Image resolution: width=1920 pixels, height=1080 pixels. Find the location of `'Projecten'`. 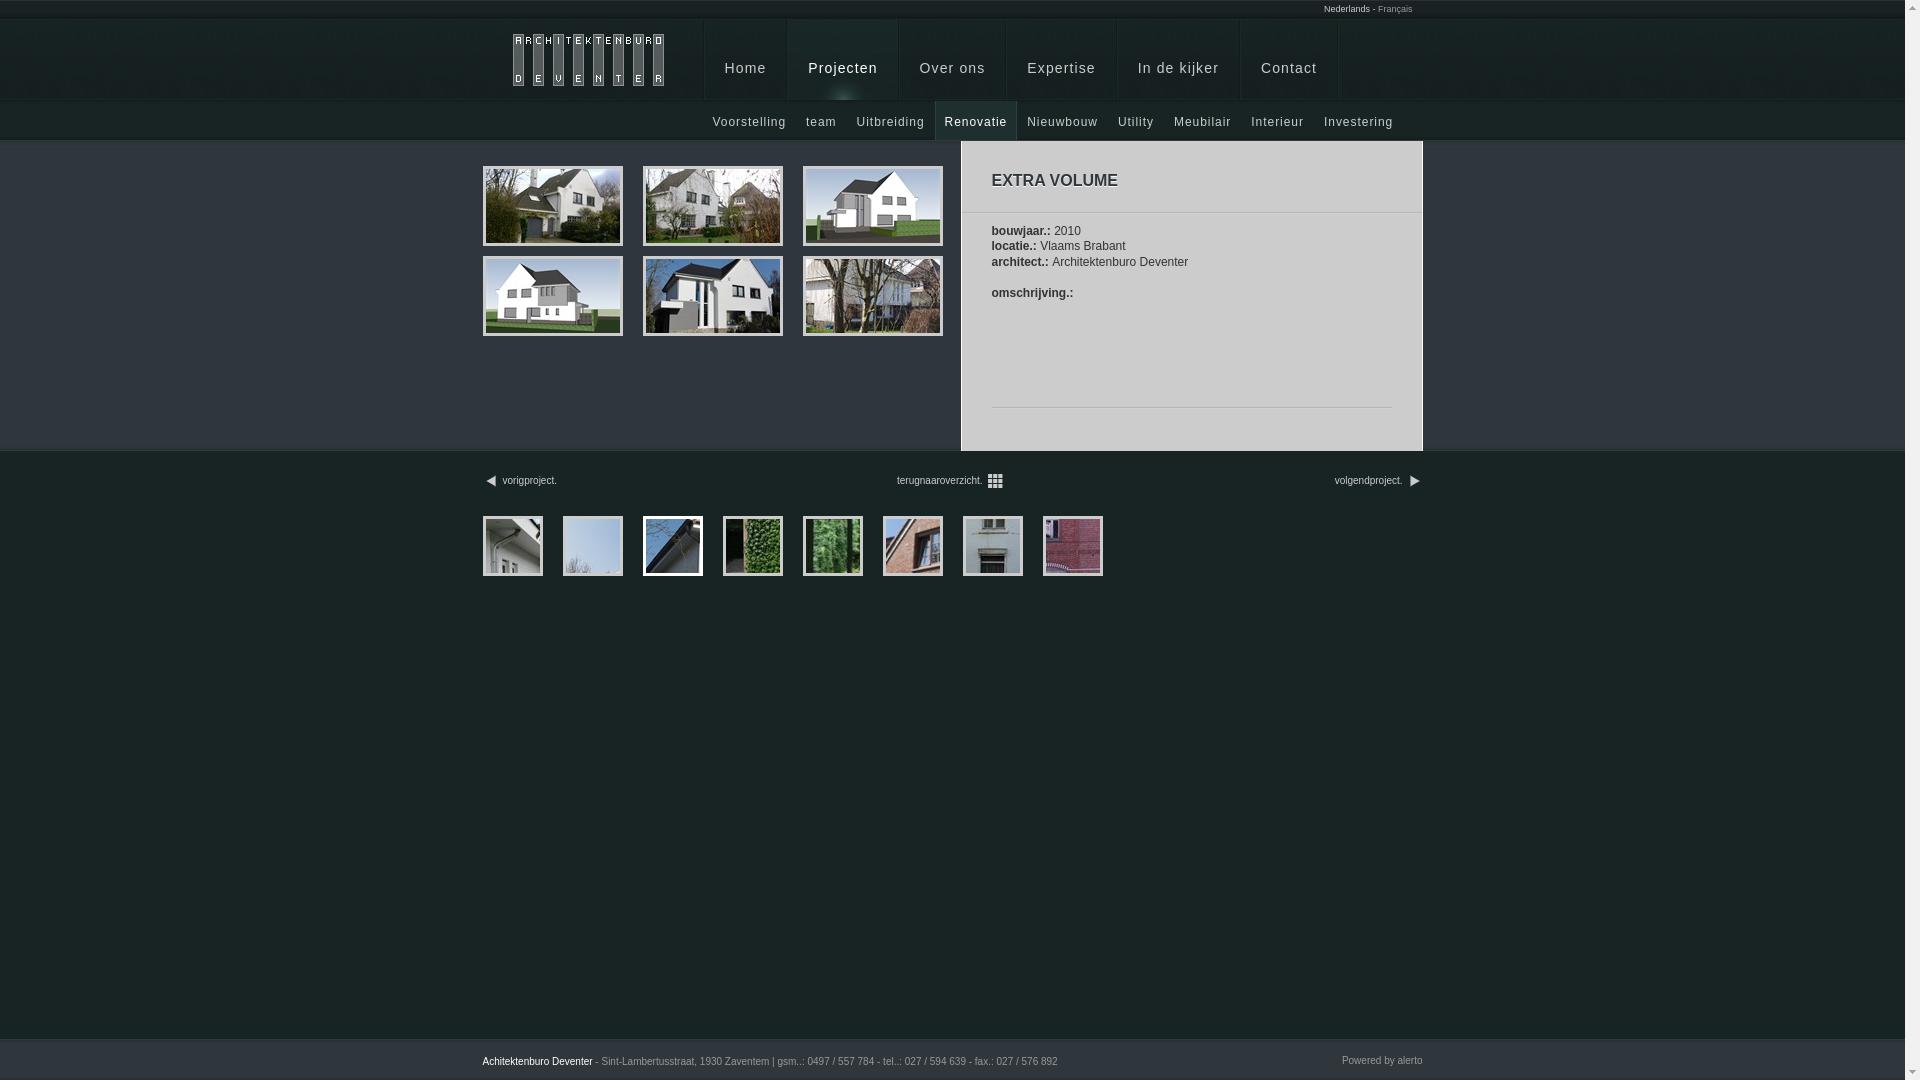

'Projecten' is located at coordinates (842, 59).